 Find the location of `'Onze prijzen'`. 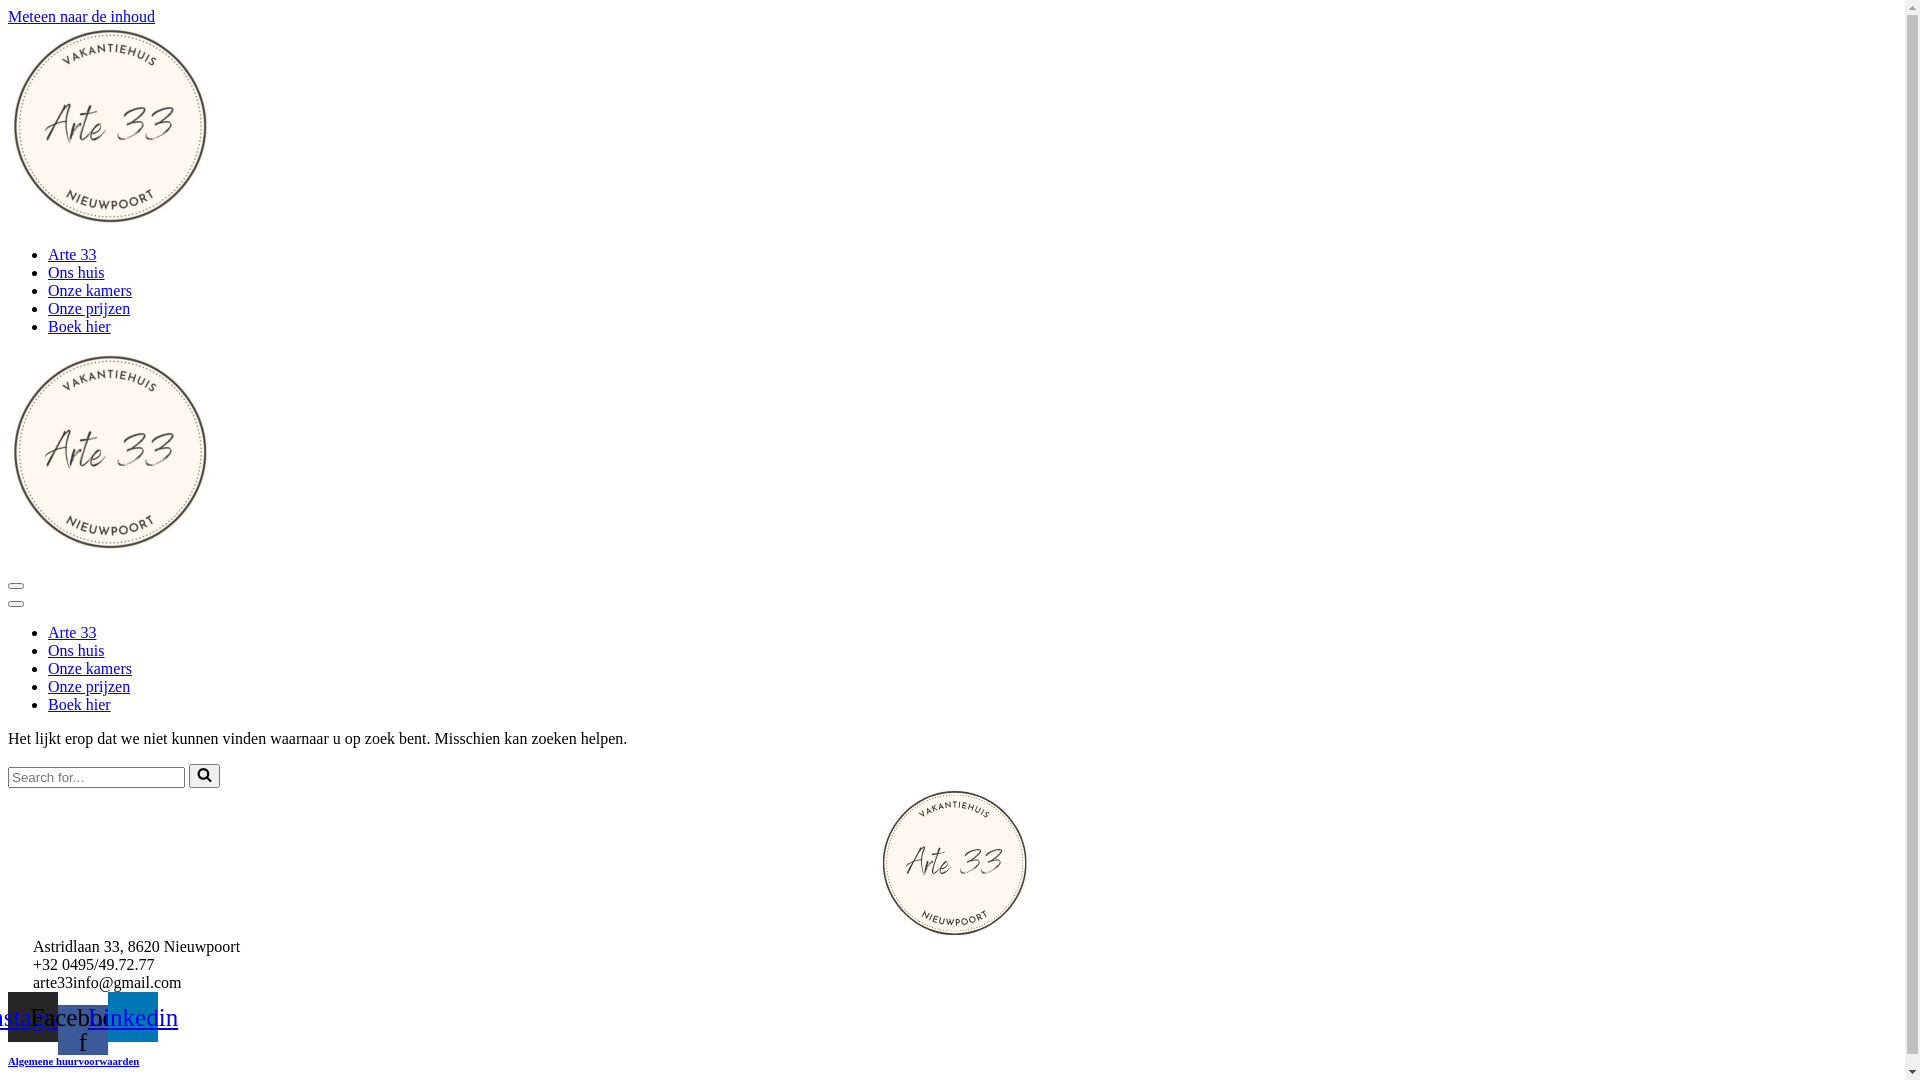

'Onze prijzen' is located at coordinates (48, 308).